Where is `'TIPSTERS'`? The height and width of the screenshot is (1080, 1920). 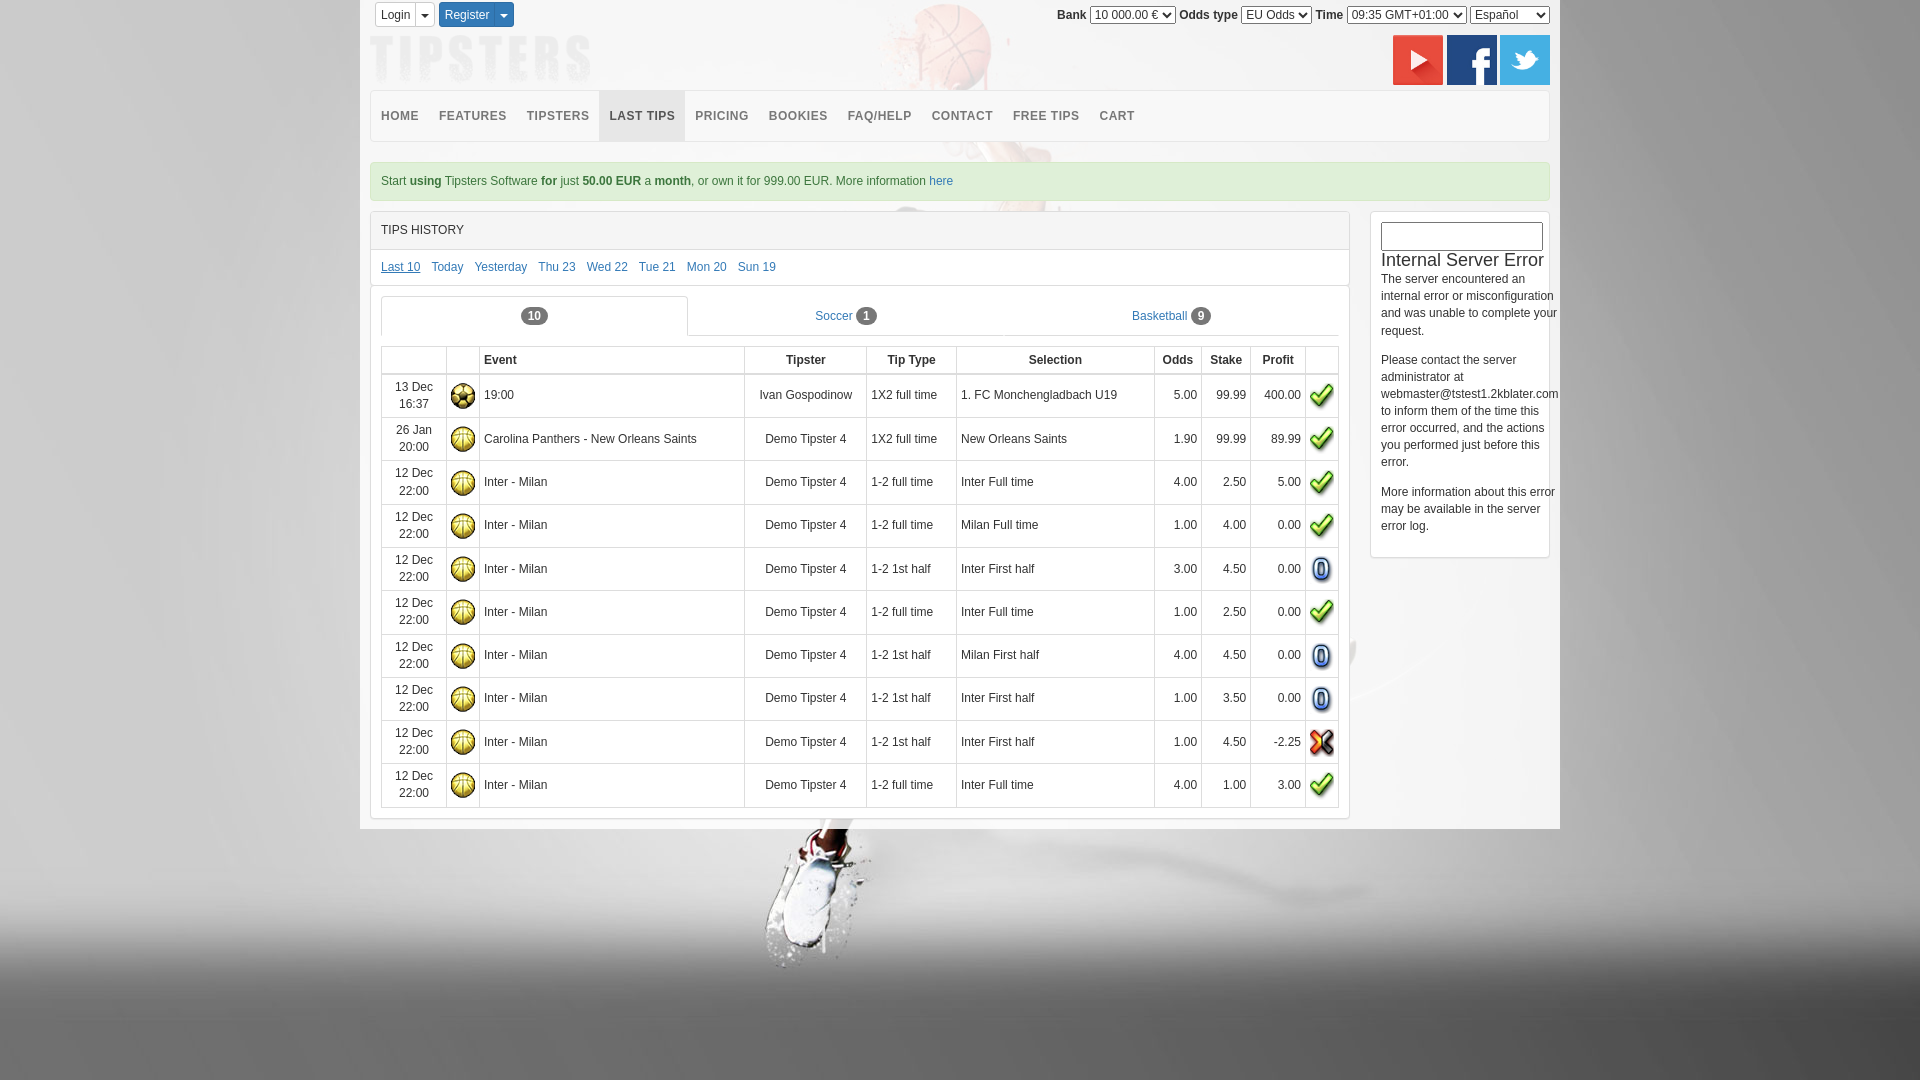 'TIPSTERS' is located at coordinates (517, 115).